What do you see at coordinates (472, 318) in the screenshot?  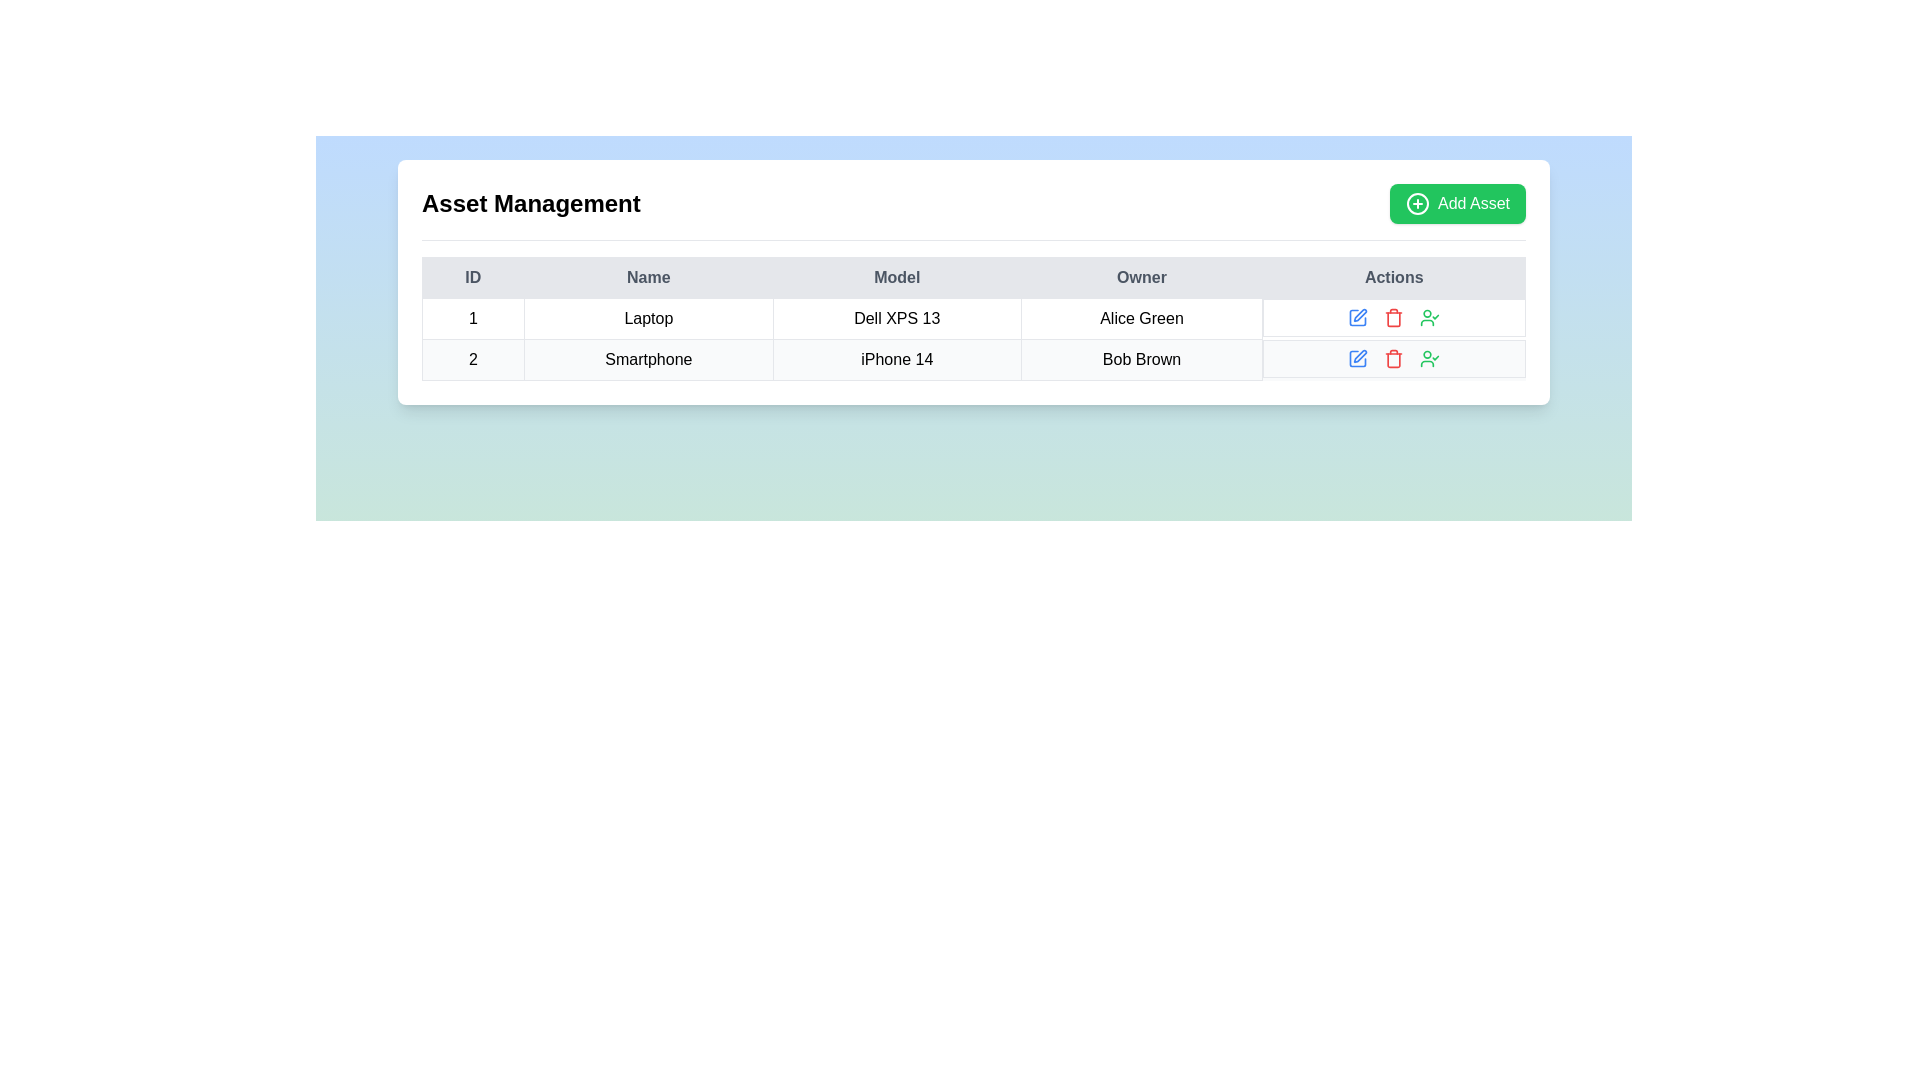 I see `the text cell displaying the ID 'Laptop' in the first row of the table under the 'ID' column` at bounding box center [472, 318].